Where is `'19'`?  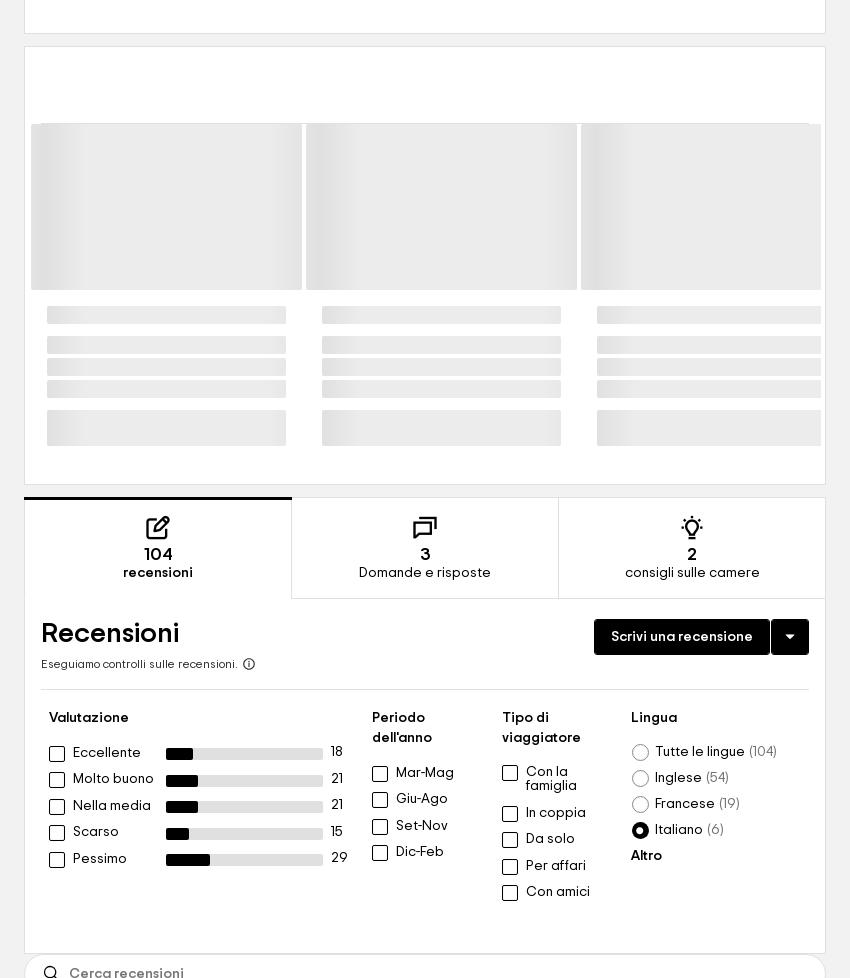 '19' is located at coordinates (728, 803).